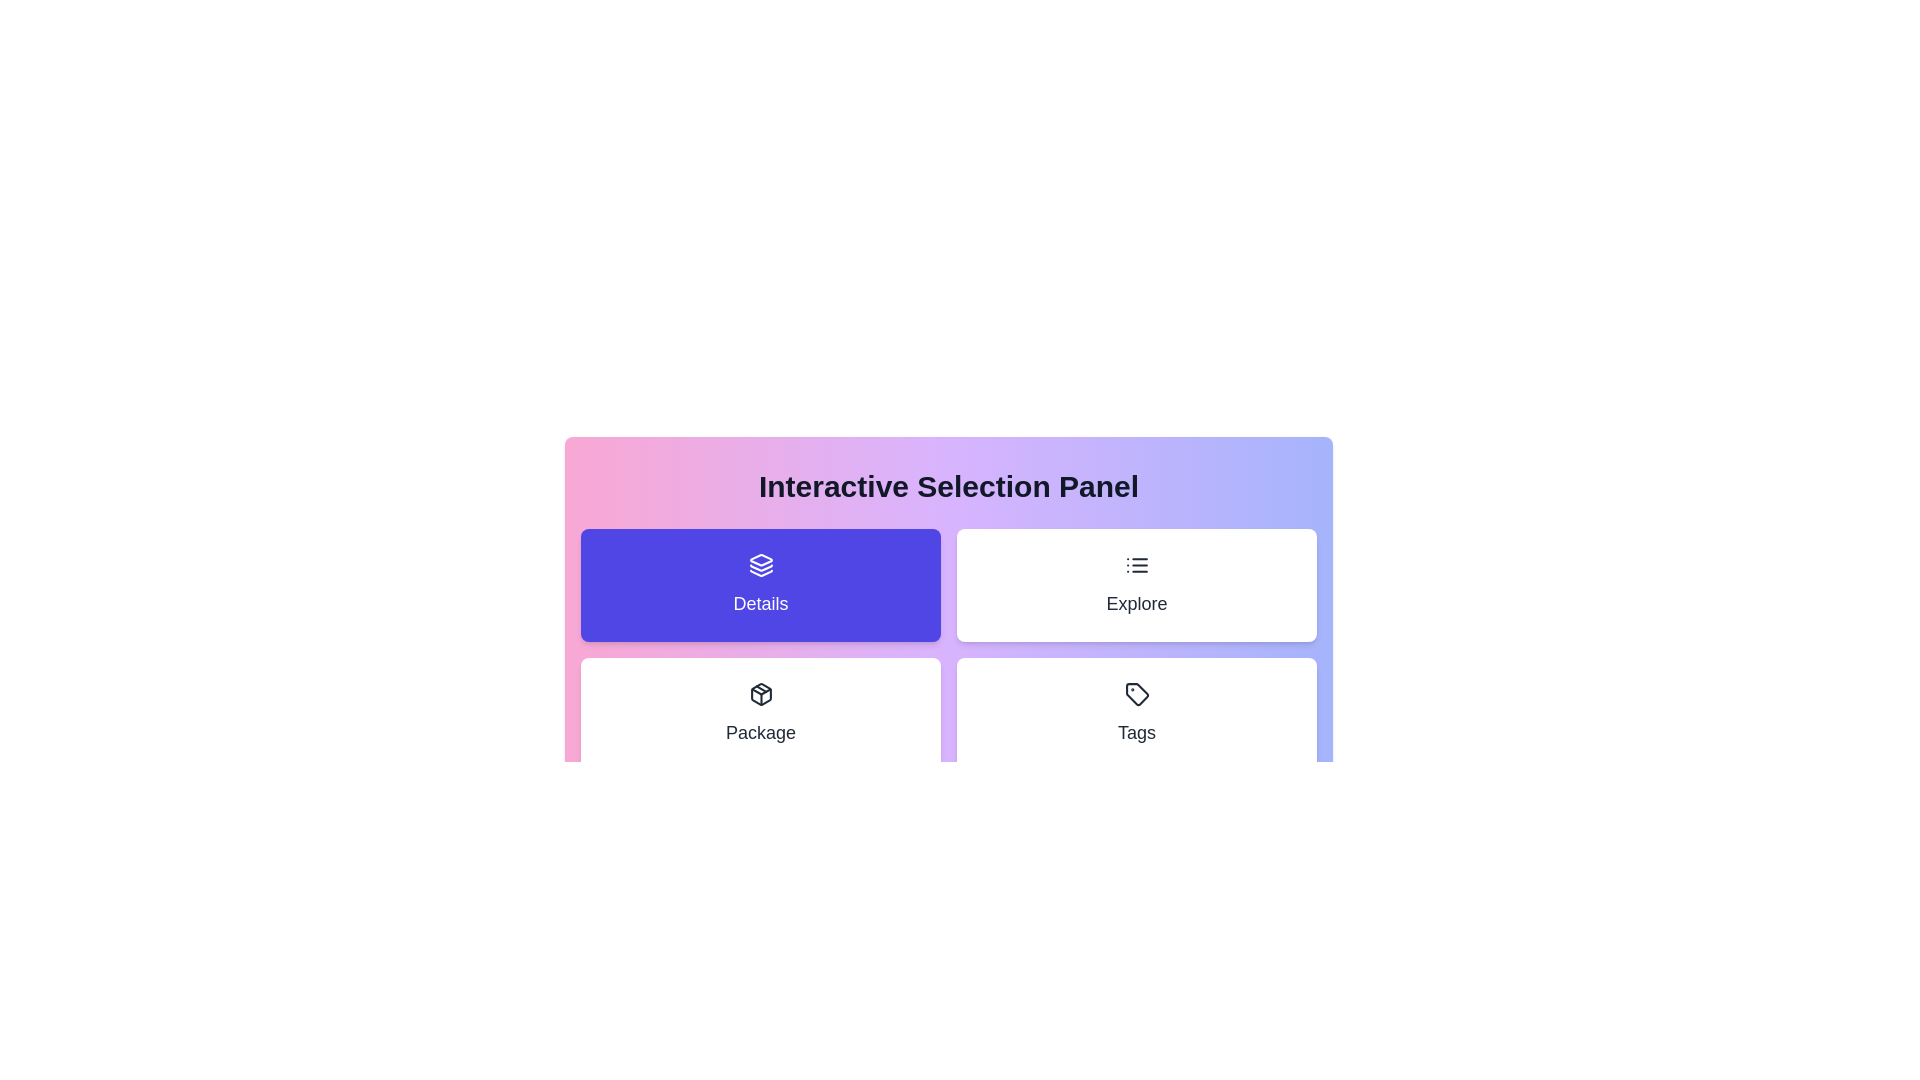 The width and height of the screenshot is (1920, 1080). I want to click on the 'Tags' button located in the bottom-right corner of the grid, so click(1137, 712).